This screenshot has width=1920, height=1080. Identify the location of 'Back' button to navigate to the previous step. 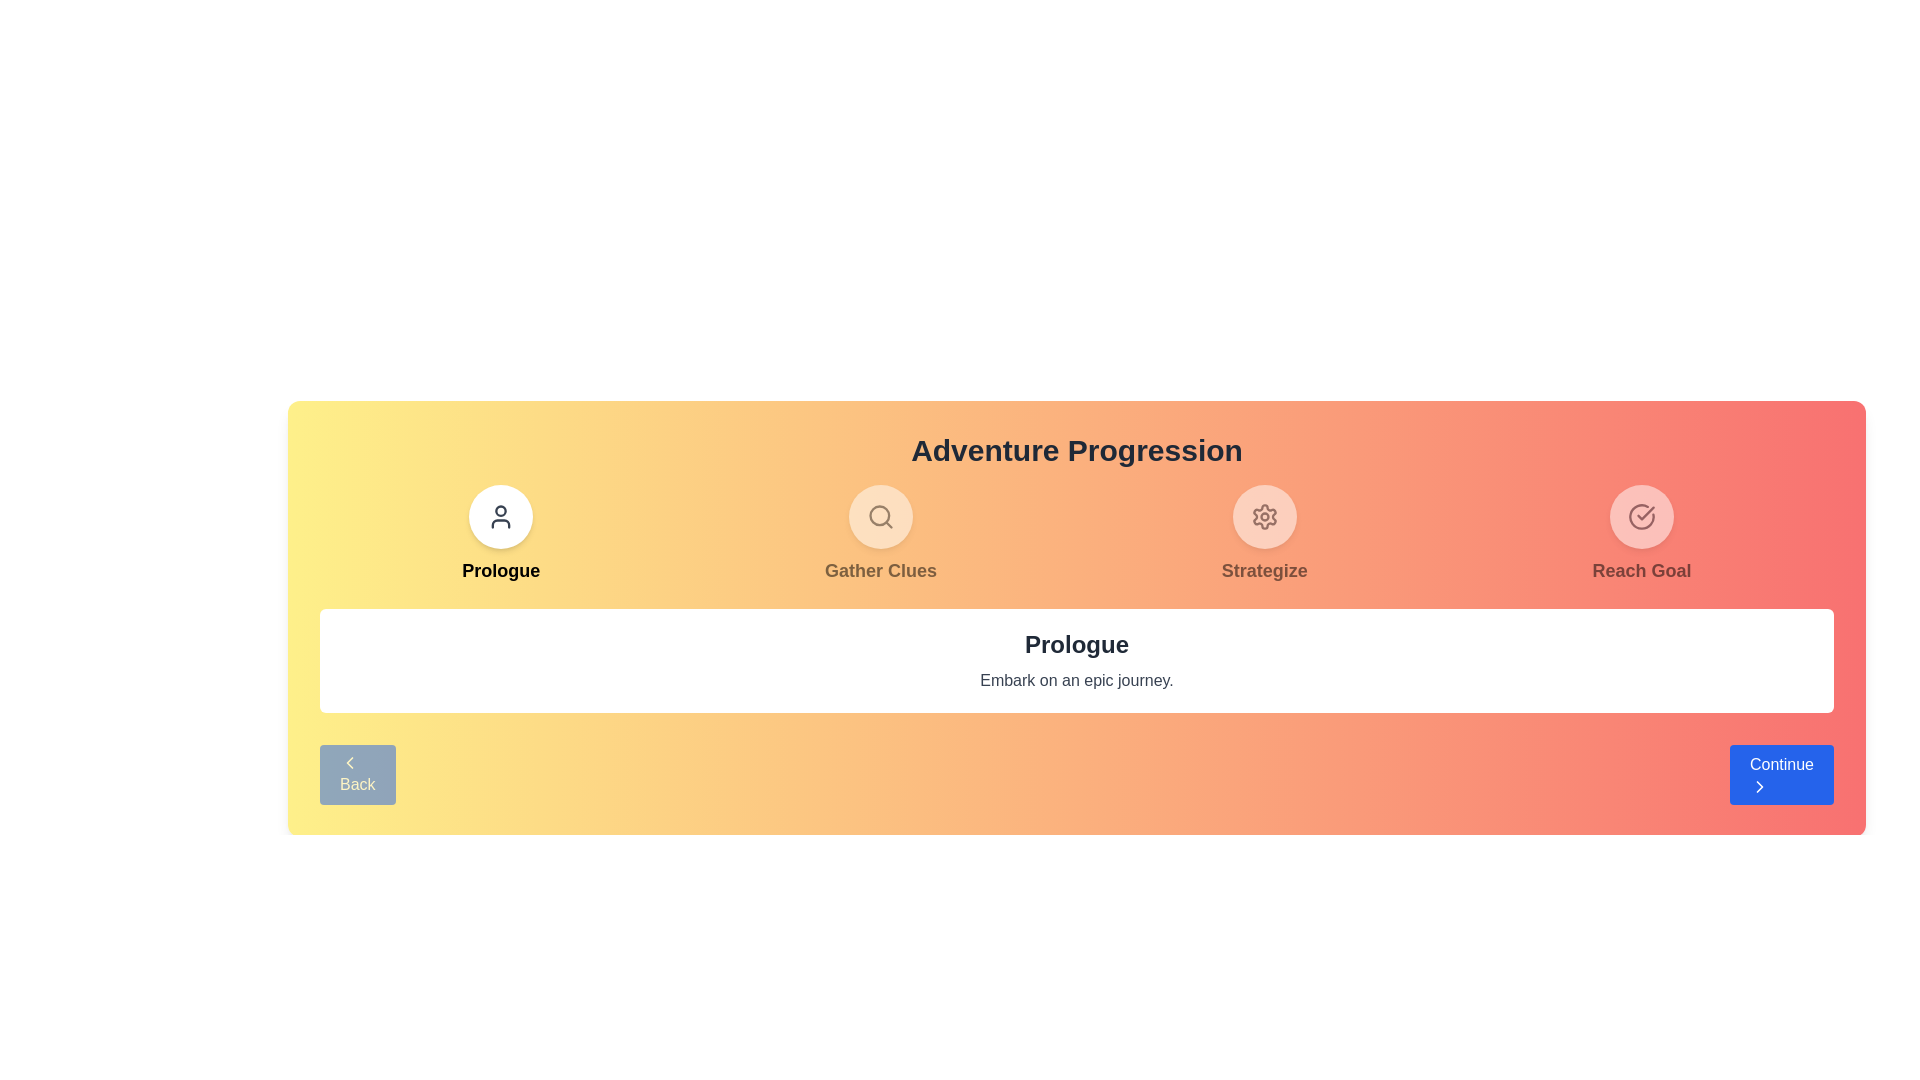
(356, 774).